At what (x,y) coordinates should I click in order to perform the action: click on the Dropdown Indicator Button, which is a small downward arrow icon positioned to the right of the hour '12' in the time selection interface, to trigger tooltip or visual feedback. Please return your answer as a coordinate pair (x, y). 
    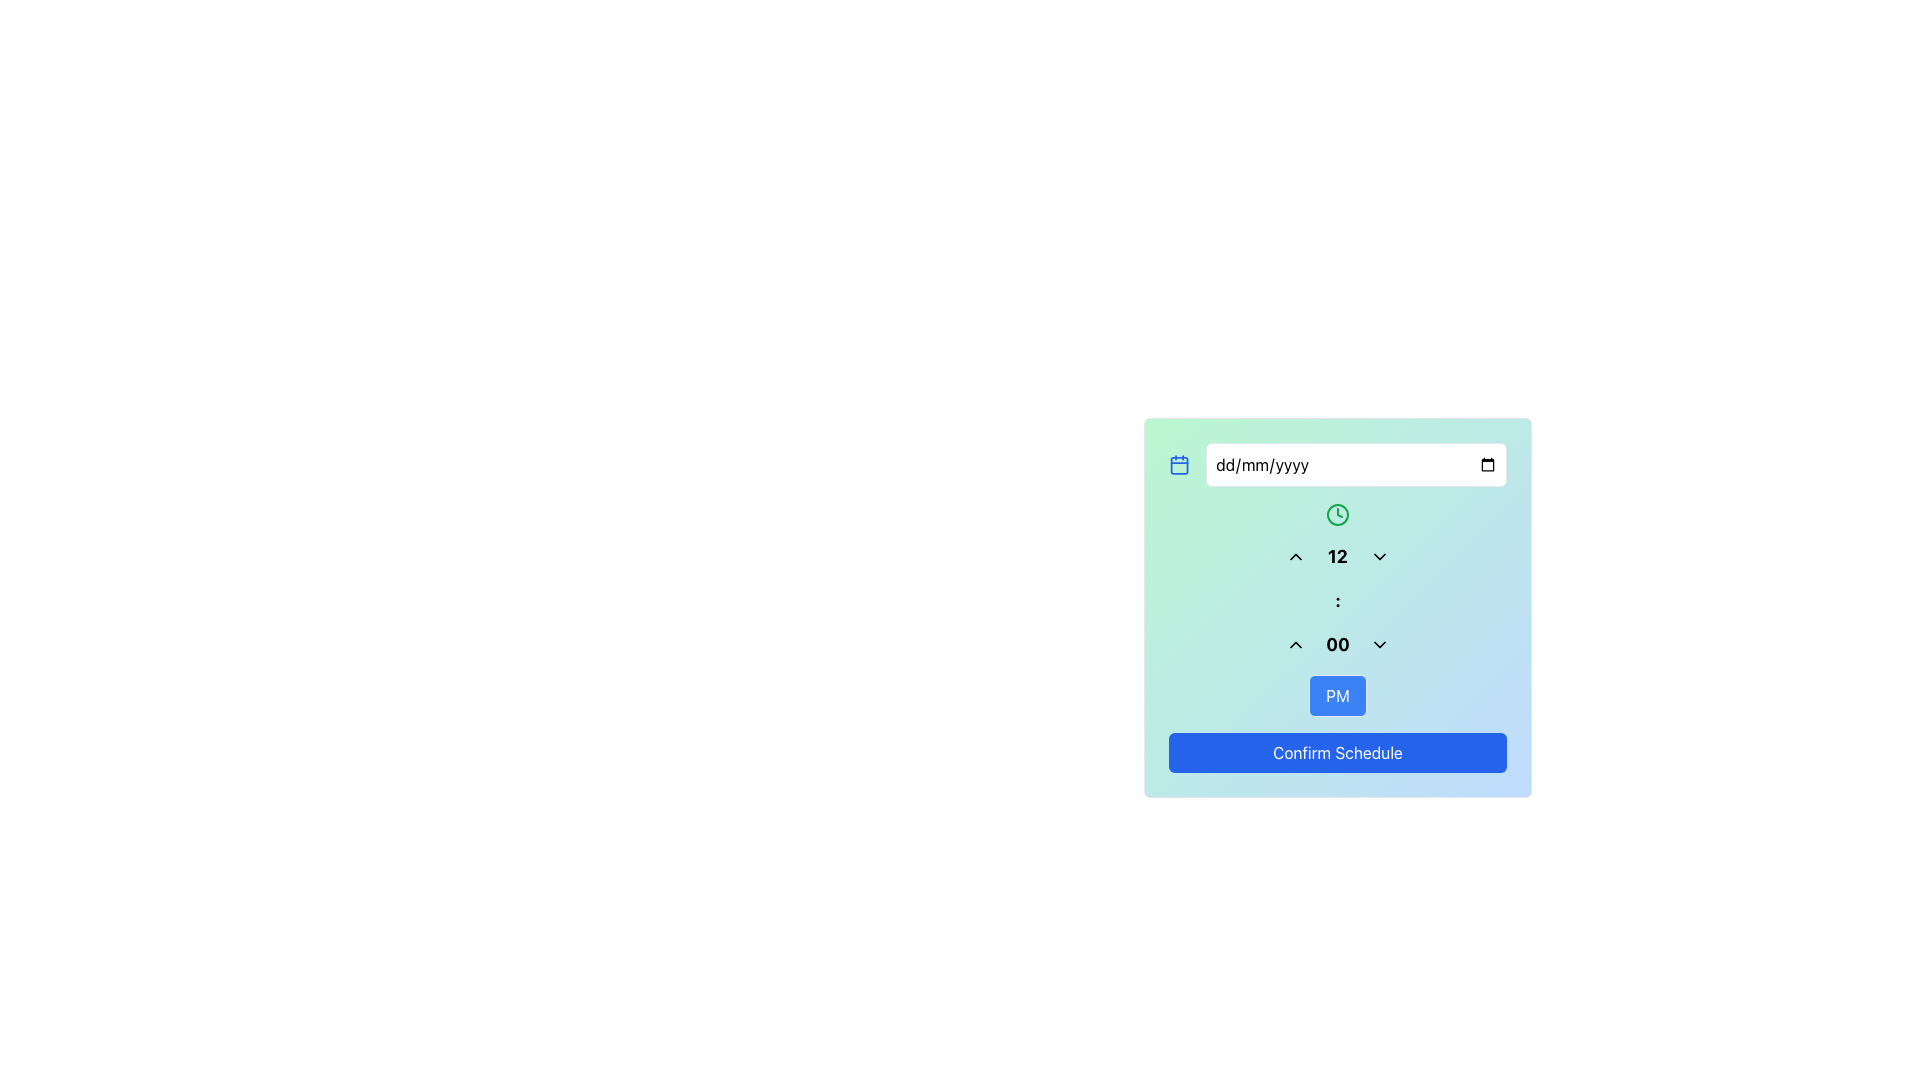
    Looking at the image, I should click on (1379, 556).